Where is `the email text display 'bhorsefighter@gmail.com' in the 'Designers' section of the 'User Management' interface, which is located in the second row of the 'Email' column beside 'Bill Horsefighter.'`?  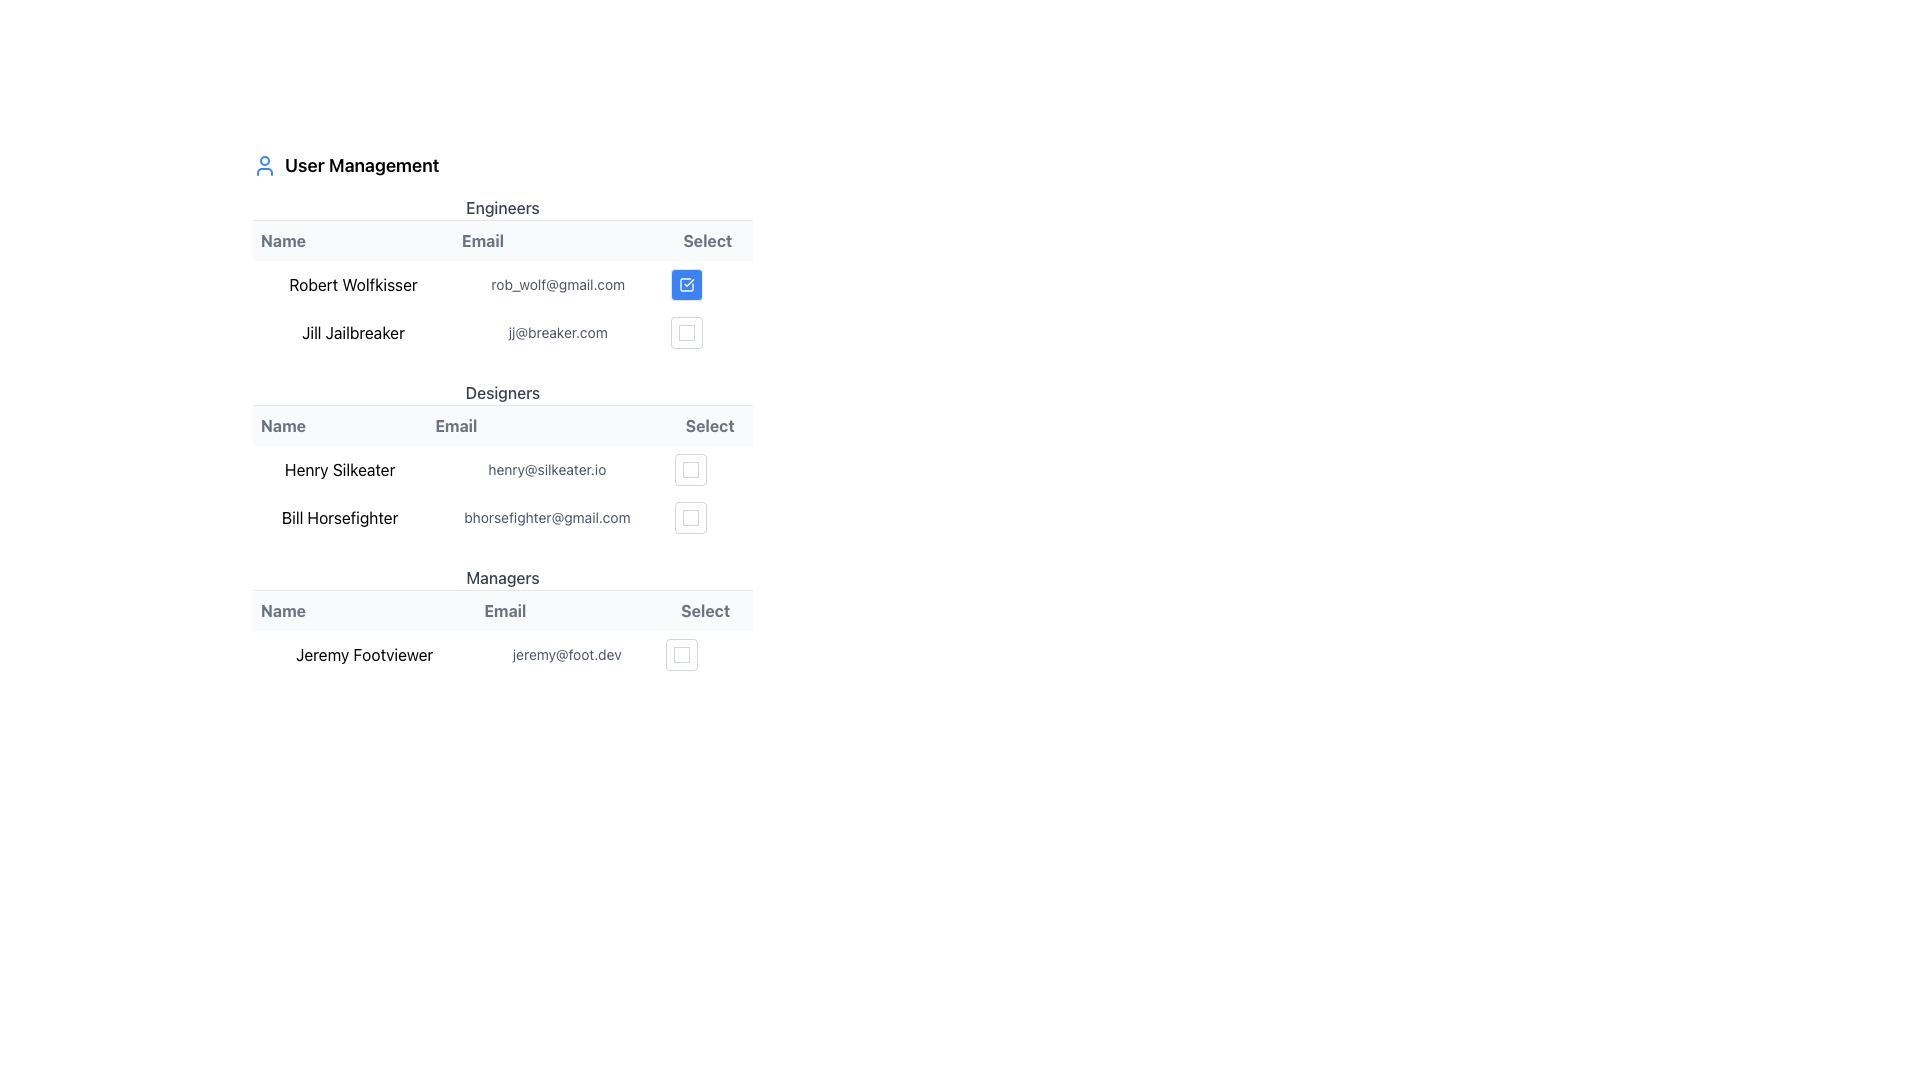 the email text display 'bhorsefighter@gmail.com' in the 'Designers' section of the 'User Management' interface, which is located in the second row of the 'Email' column beside 'Bill Horsefighter.' is located at coordinates (547, 516).